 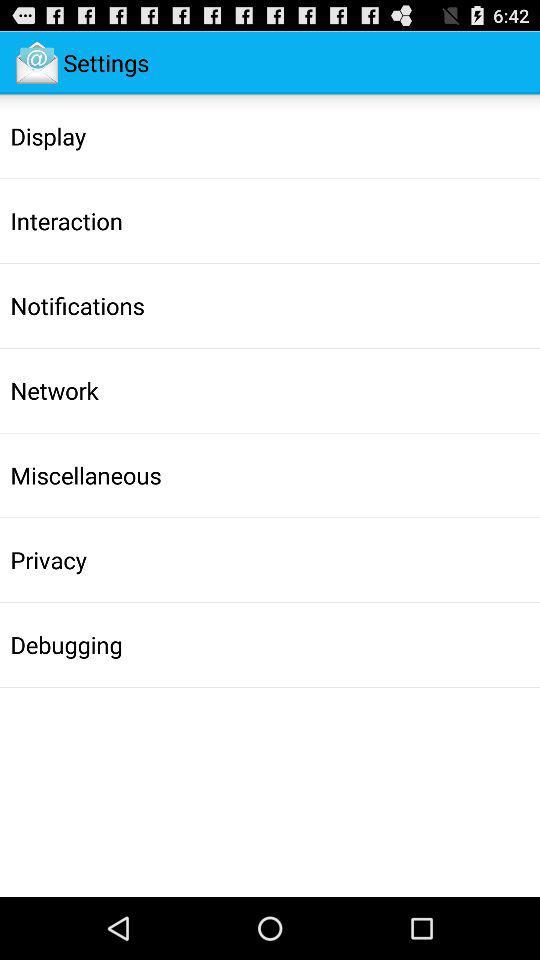 What do you see at coordinates (54, 389) in the screenshot?
I see `the item above the miscellaneous` at bounding box center [54, 389].